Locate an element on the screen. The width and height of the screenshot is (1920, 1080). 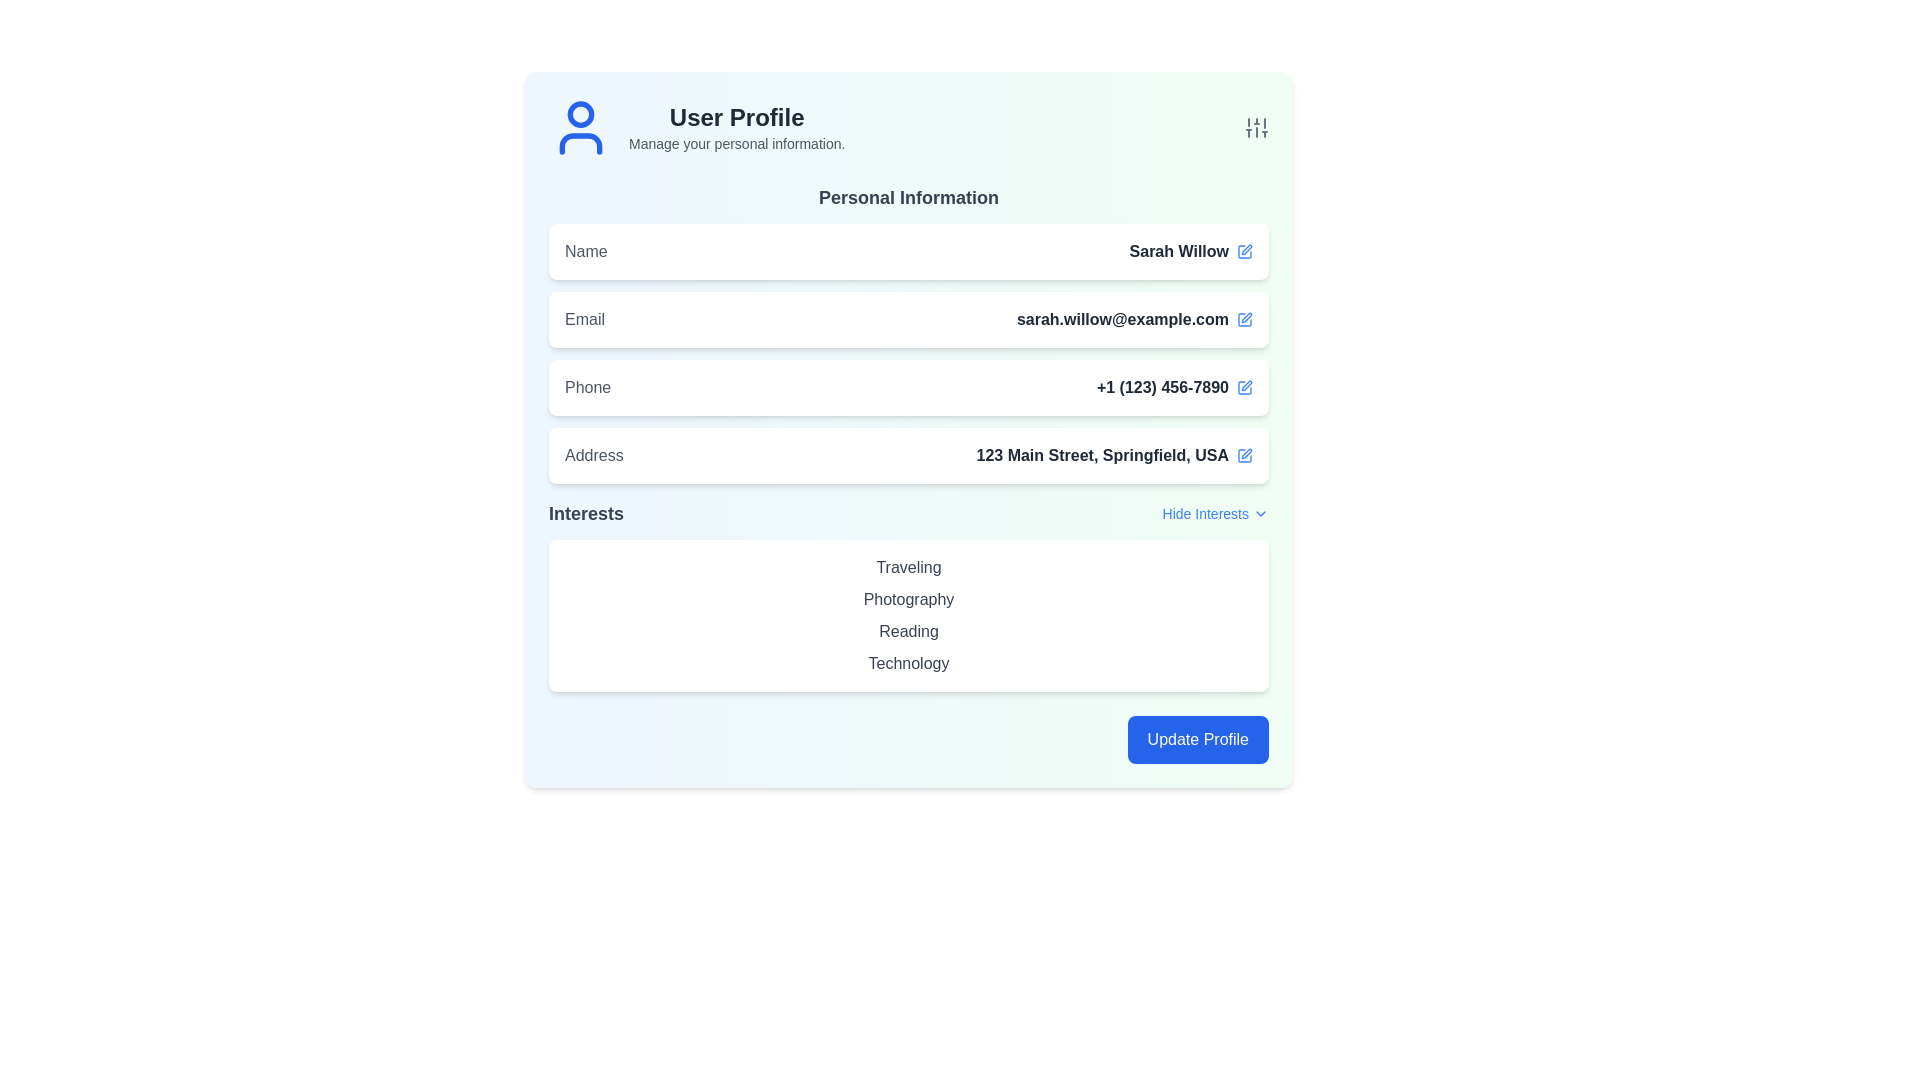
the static text element labeled 'Photography' located in the 'Interests' section, which is the second item in the list of interests is located at coordinates (907, 595).